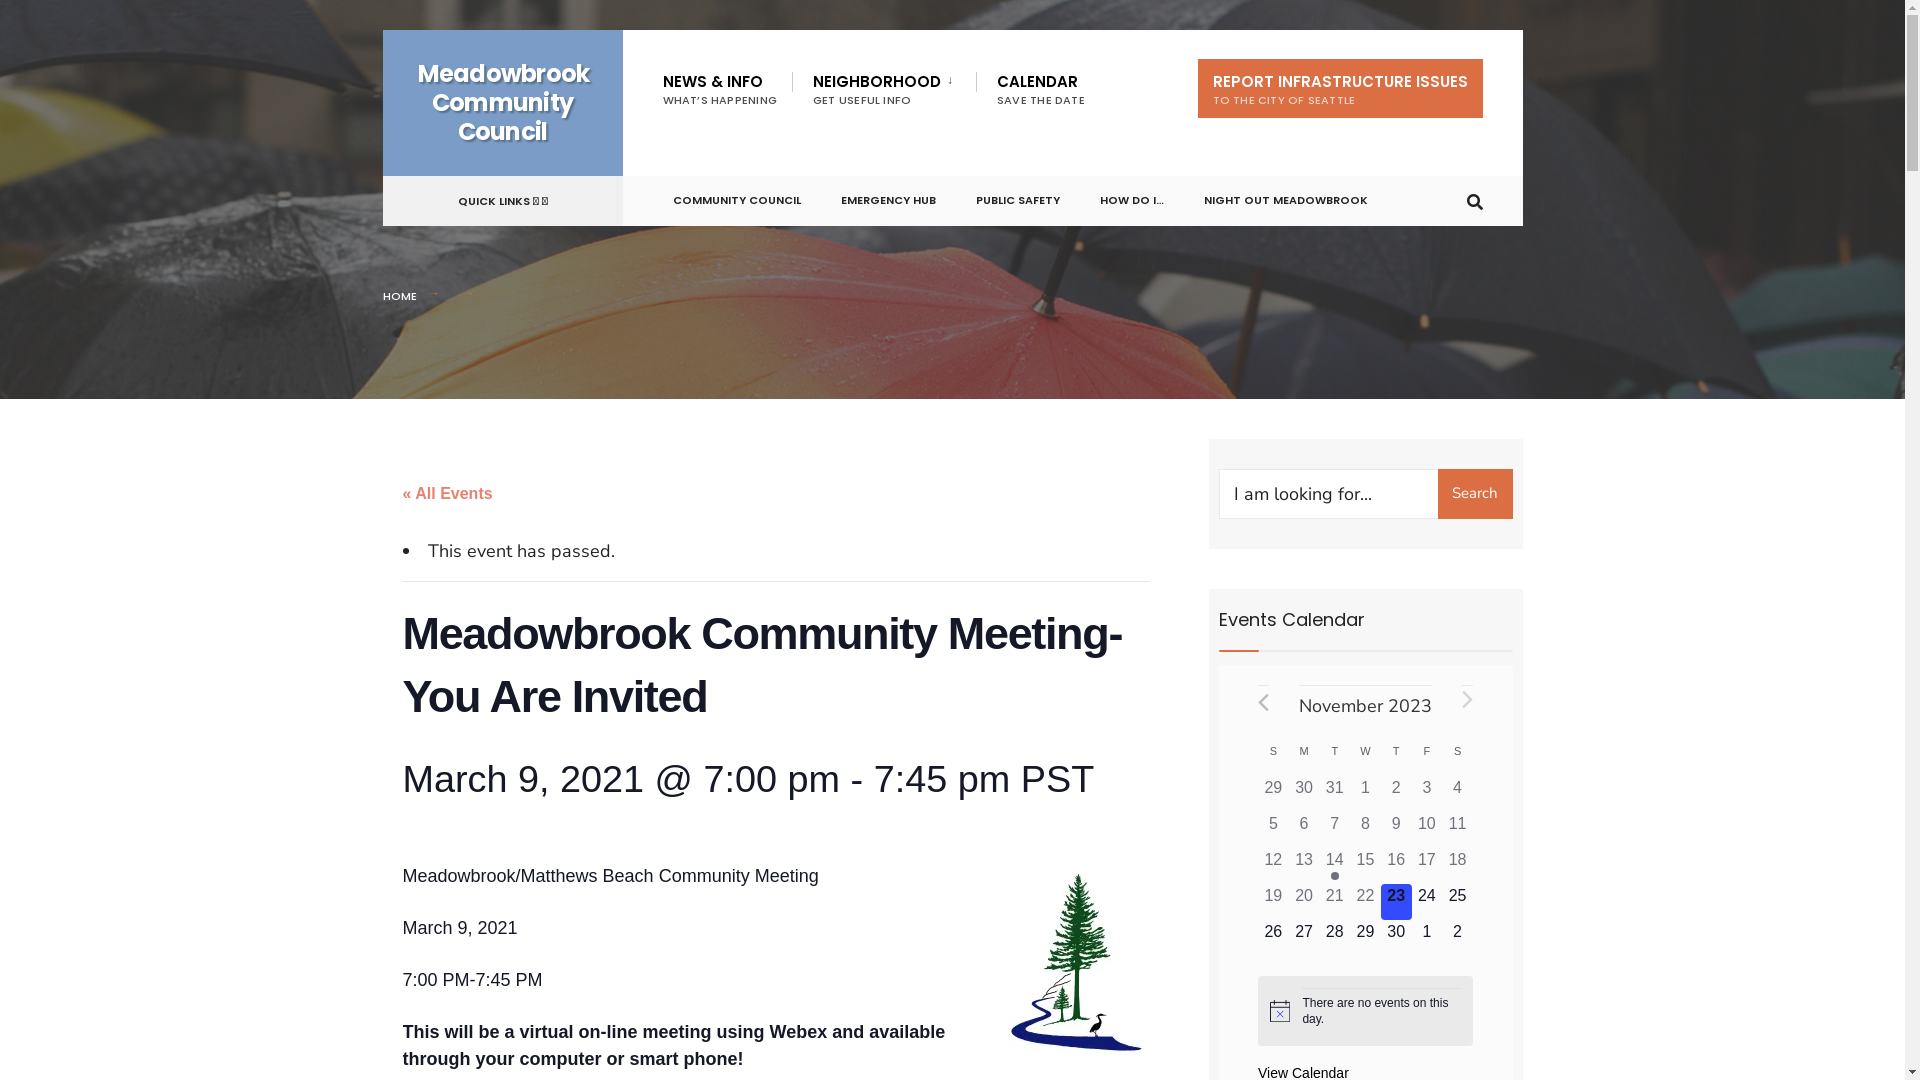  Describe the element at coordinates (1441, 865) in the screenshot. I see `'0 events,` at that location.